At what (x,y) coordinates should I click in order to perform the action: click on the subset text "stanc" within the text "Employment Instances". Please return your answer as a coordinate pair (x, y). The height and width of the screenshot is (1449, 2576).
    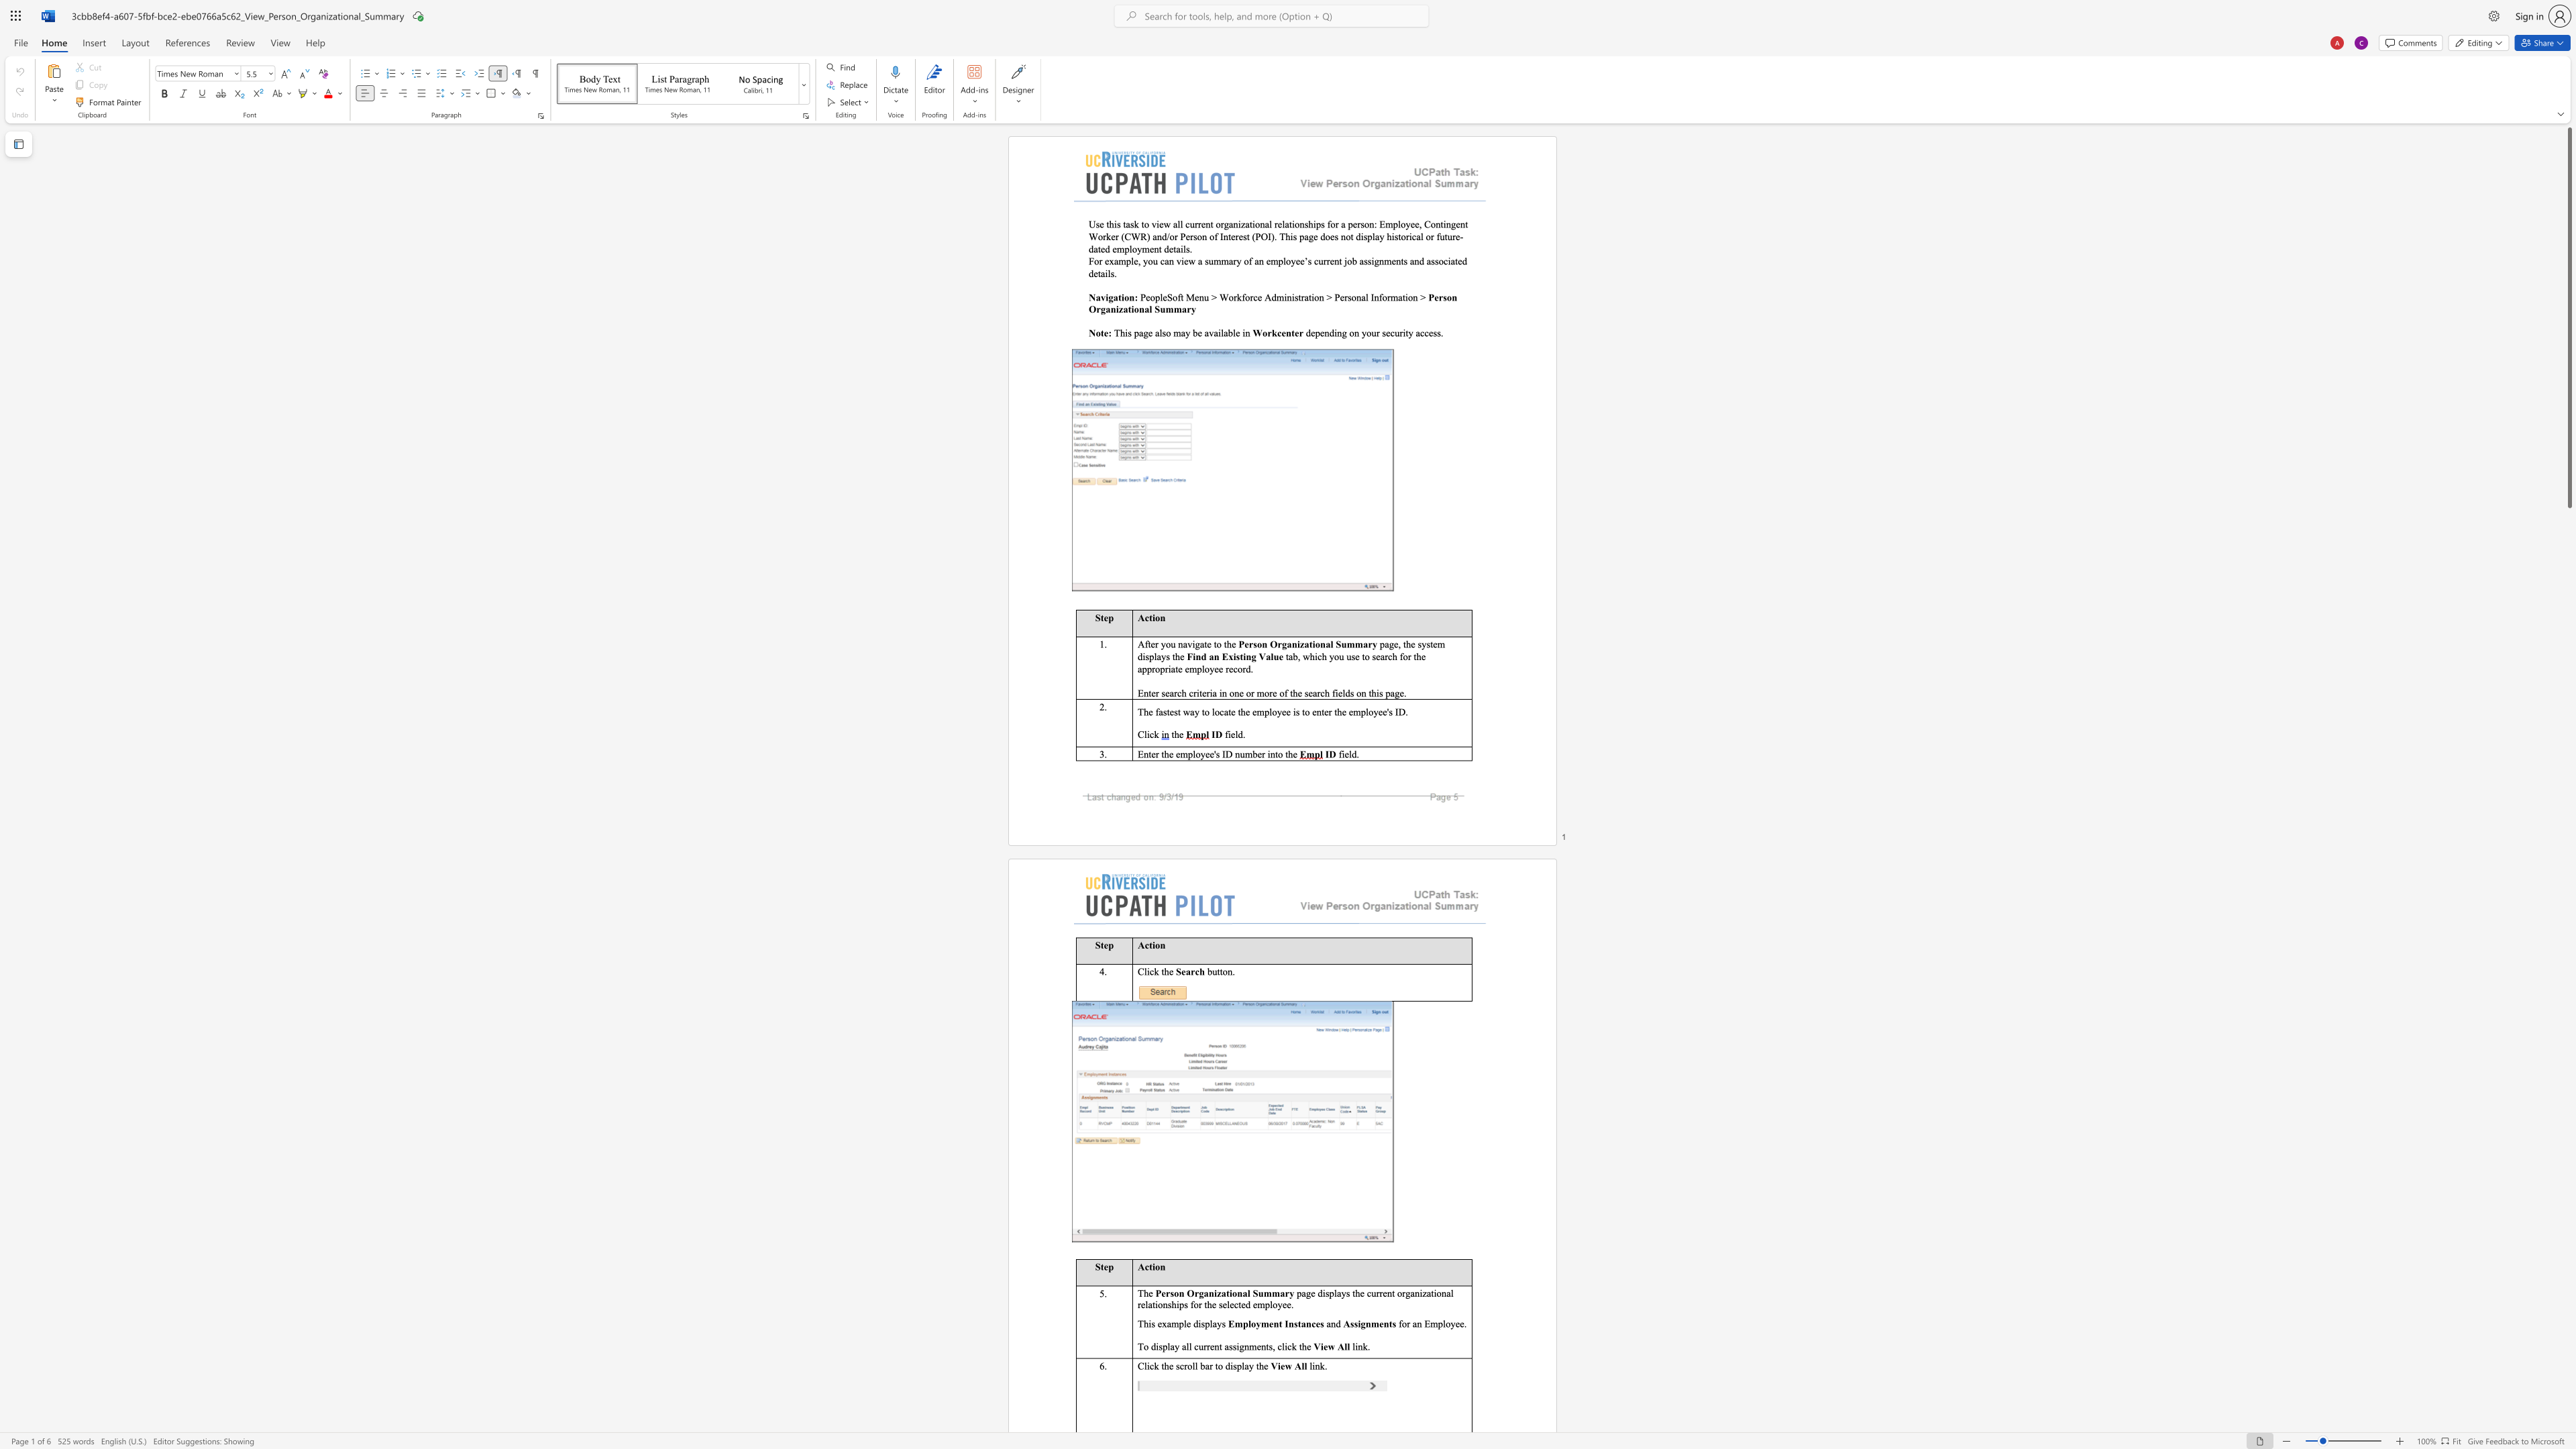
    Looking at the image, I should click on (1293, 1322).